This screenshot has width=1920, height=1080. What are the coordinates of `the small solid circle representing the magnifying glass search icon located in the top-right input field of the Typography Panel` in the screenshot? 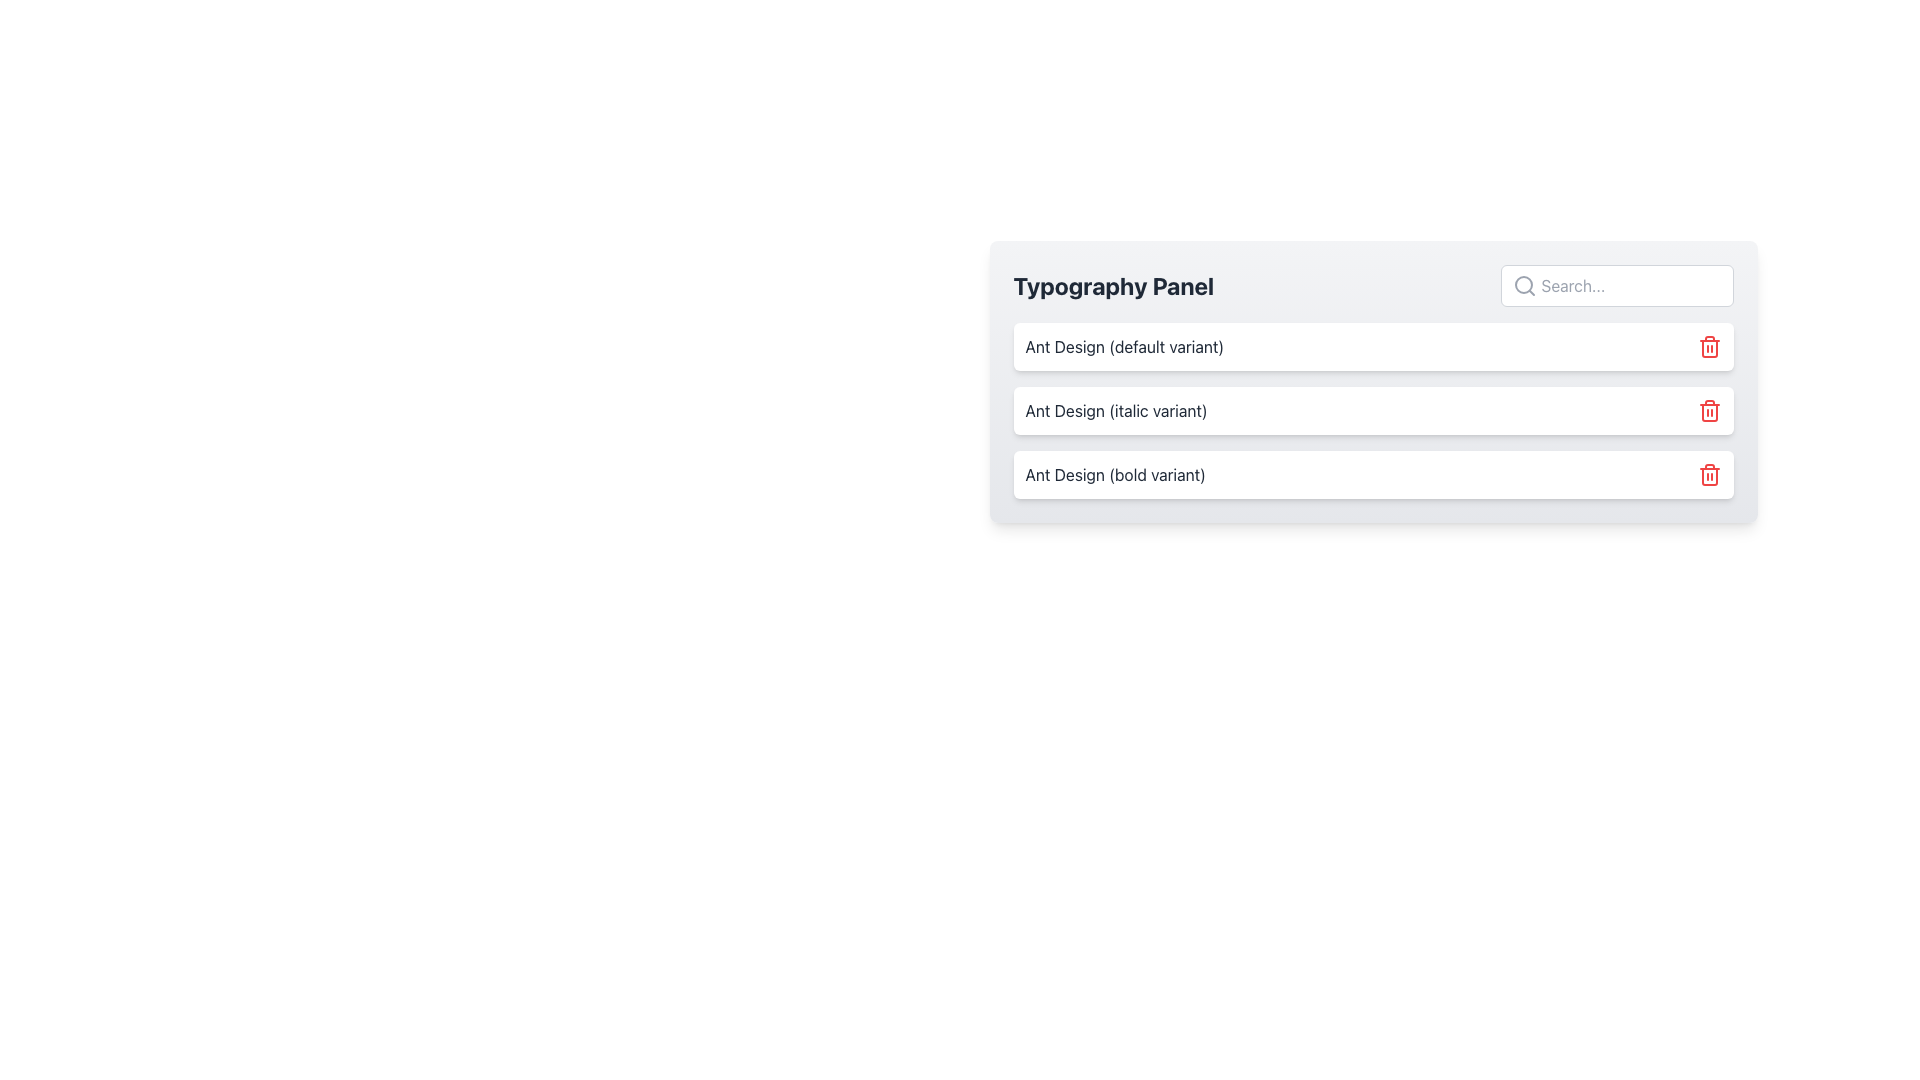 It's located at (1522, 285).